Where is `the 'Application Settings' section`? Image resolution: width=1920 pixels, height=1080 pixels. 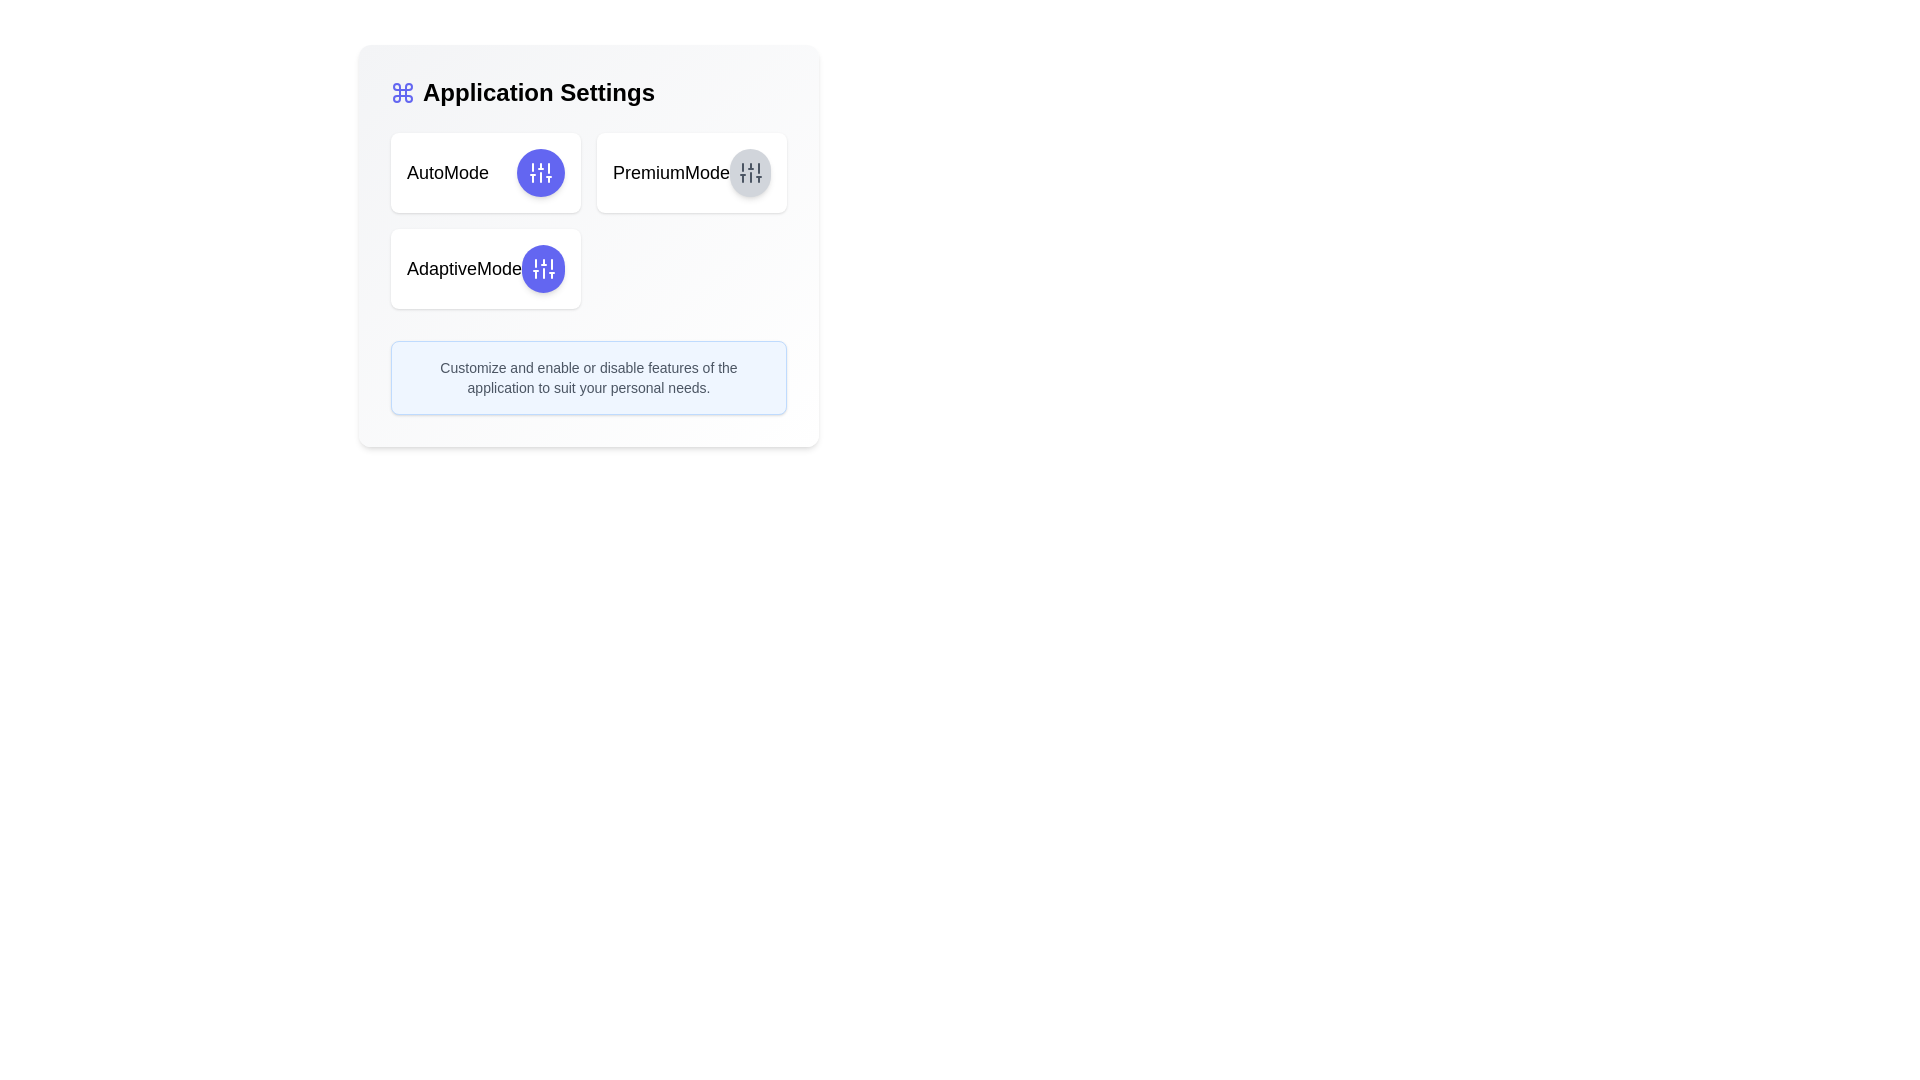 the 'Application Settings' section is located at coordinates (588, 92).